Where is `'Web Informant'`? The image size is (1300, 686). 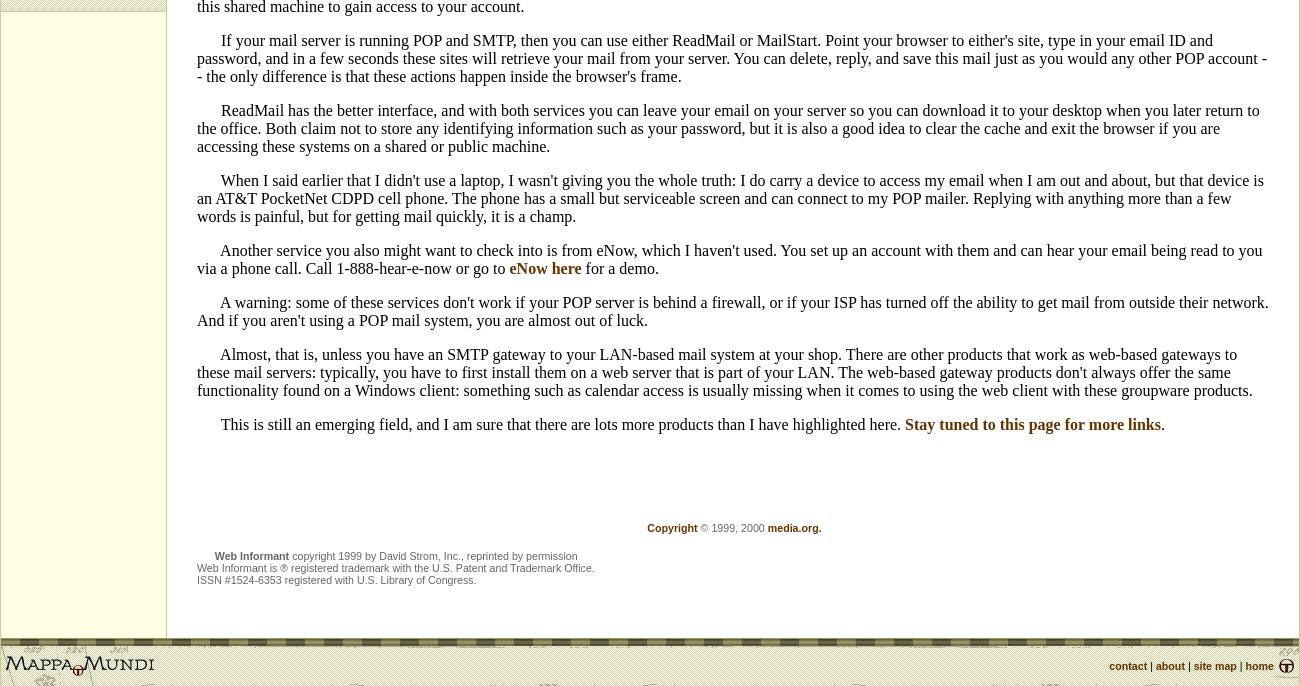
'Web Informant' is located at coordinates (250, 555).